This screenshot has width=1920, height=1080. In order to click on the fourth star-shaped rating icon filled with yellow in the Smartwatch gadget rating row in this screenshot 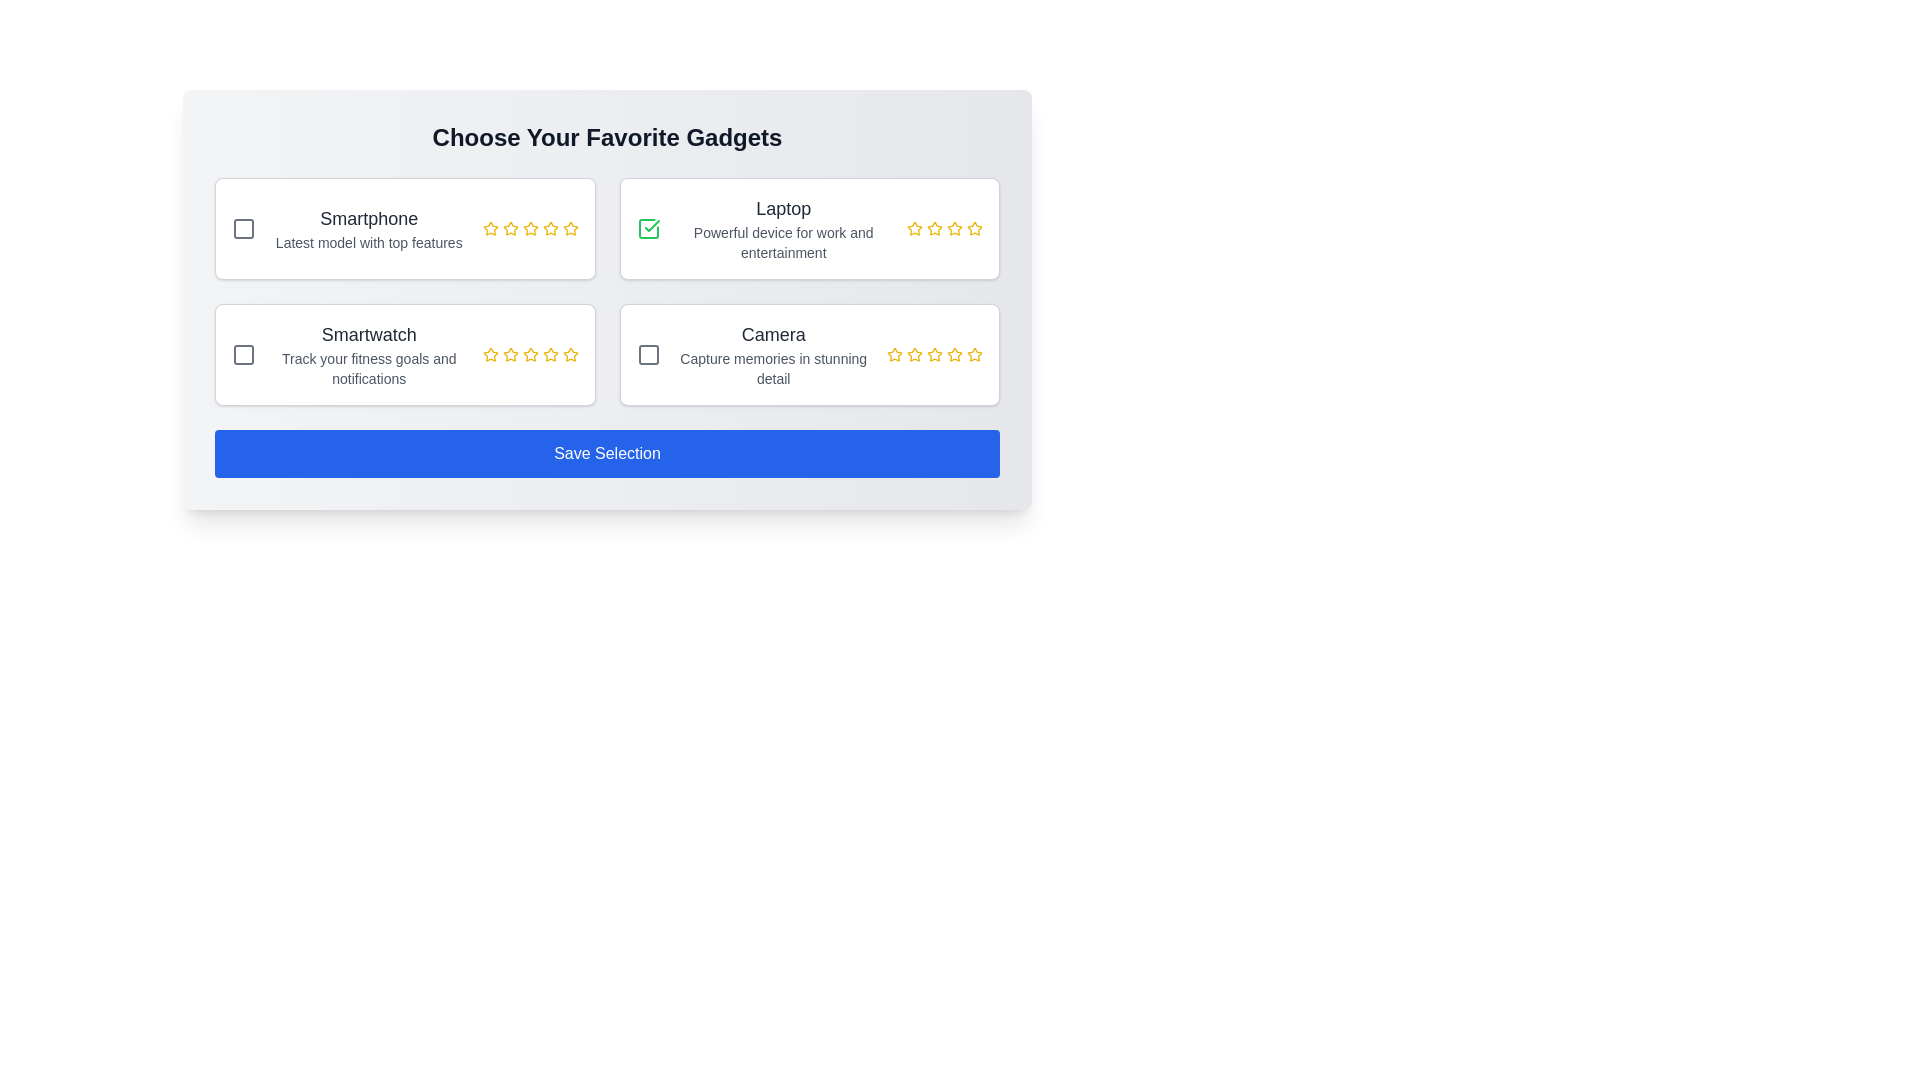, I will do `click(530, 353)`.